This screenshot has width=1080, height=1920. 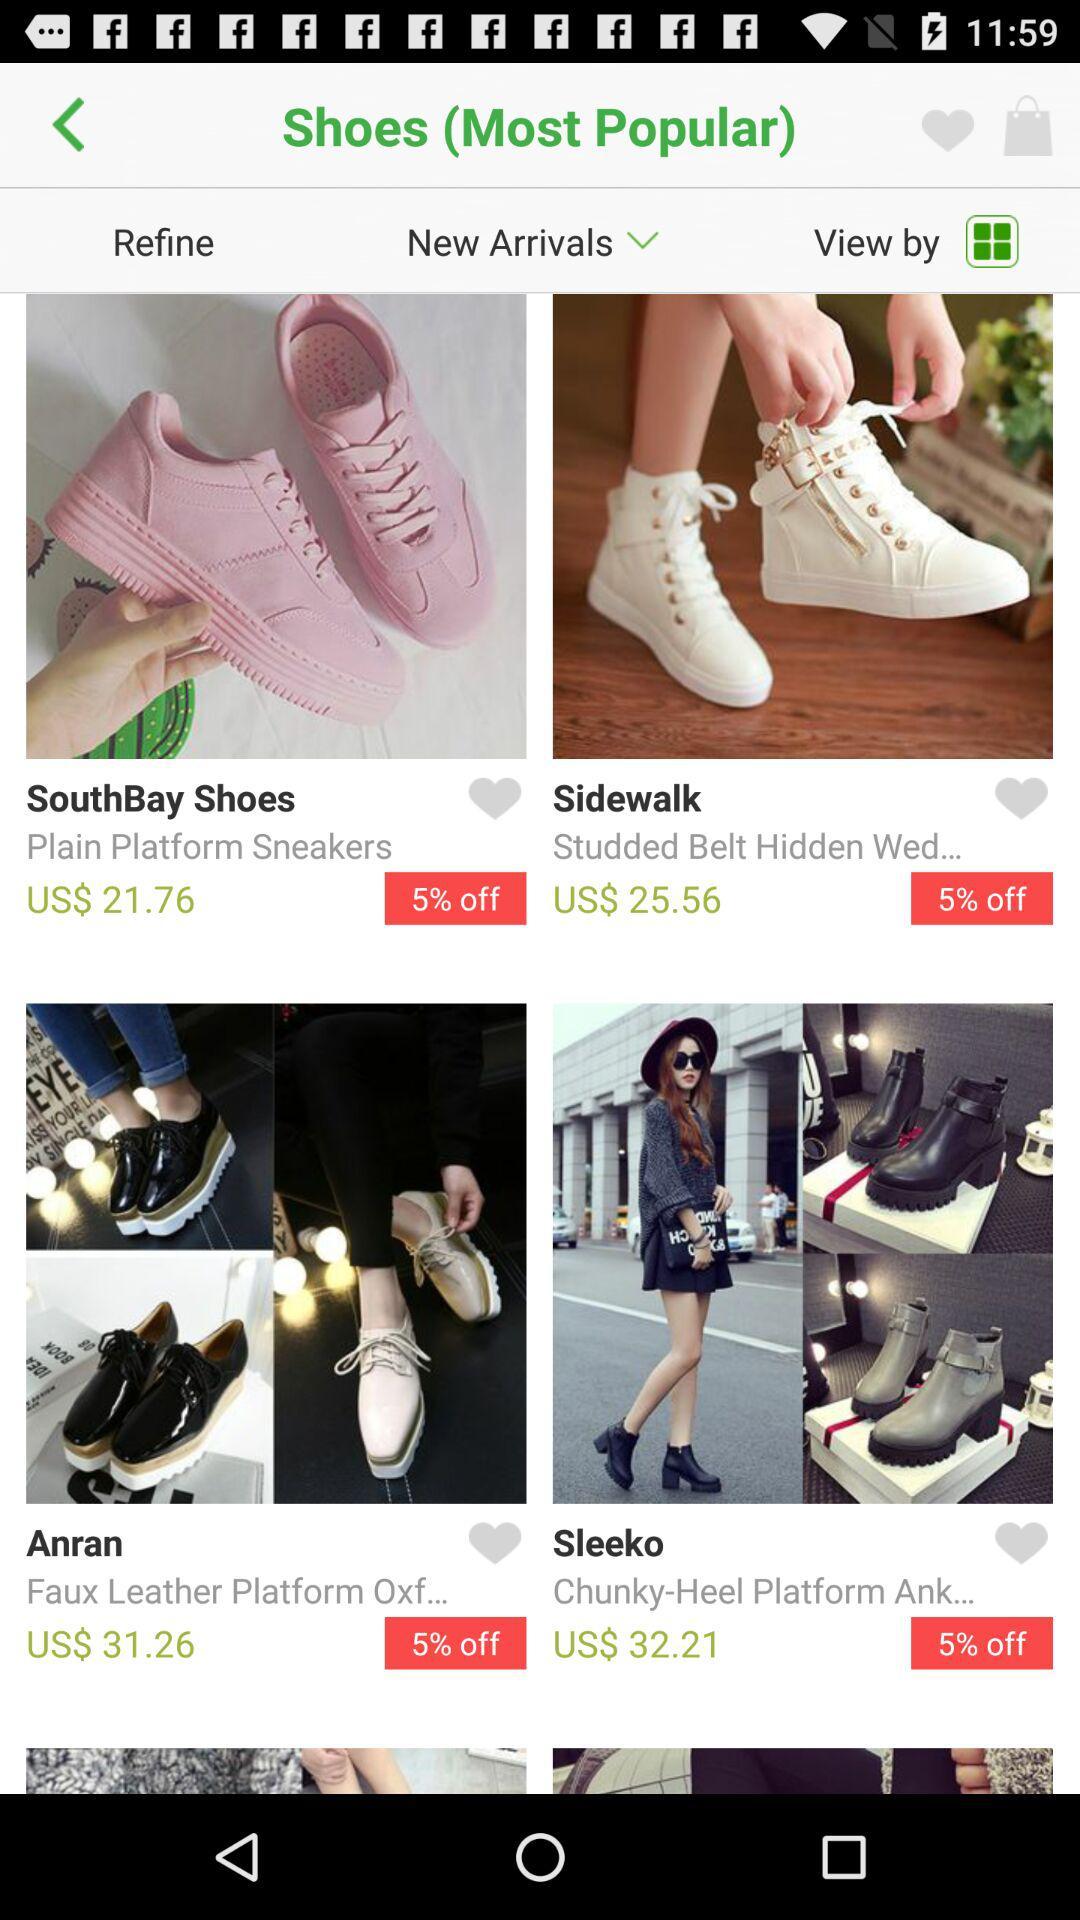 I want to click on to favorite, so click(x=490, y=1566).